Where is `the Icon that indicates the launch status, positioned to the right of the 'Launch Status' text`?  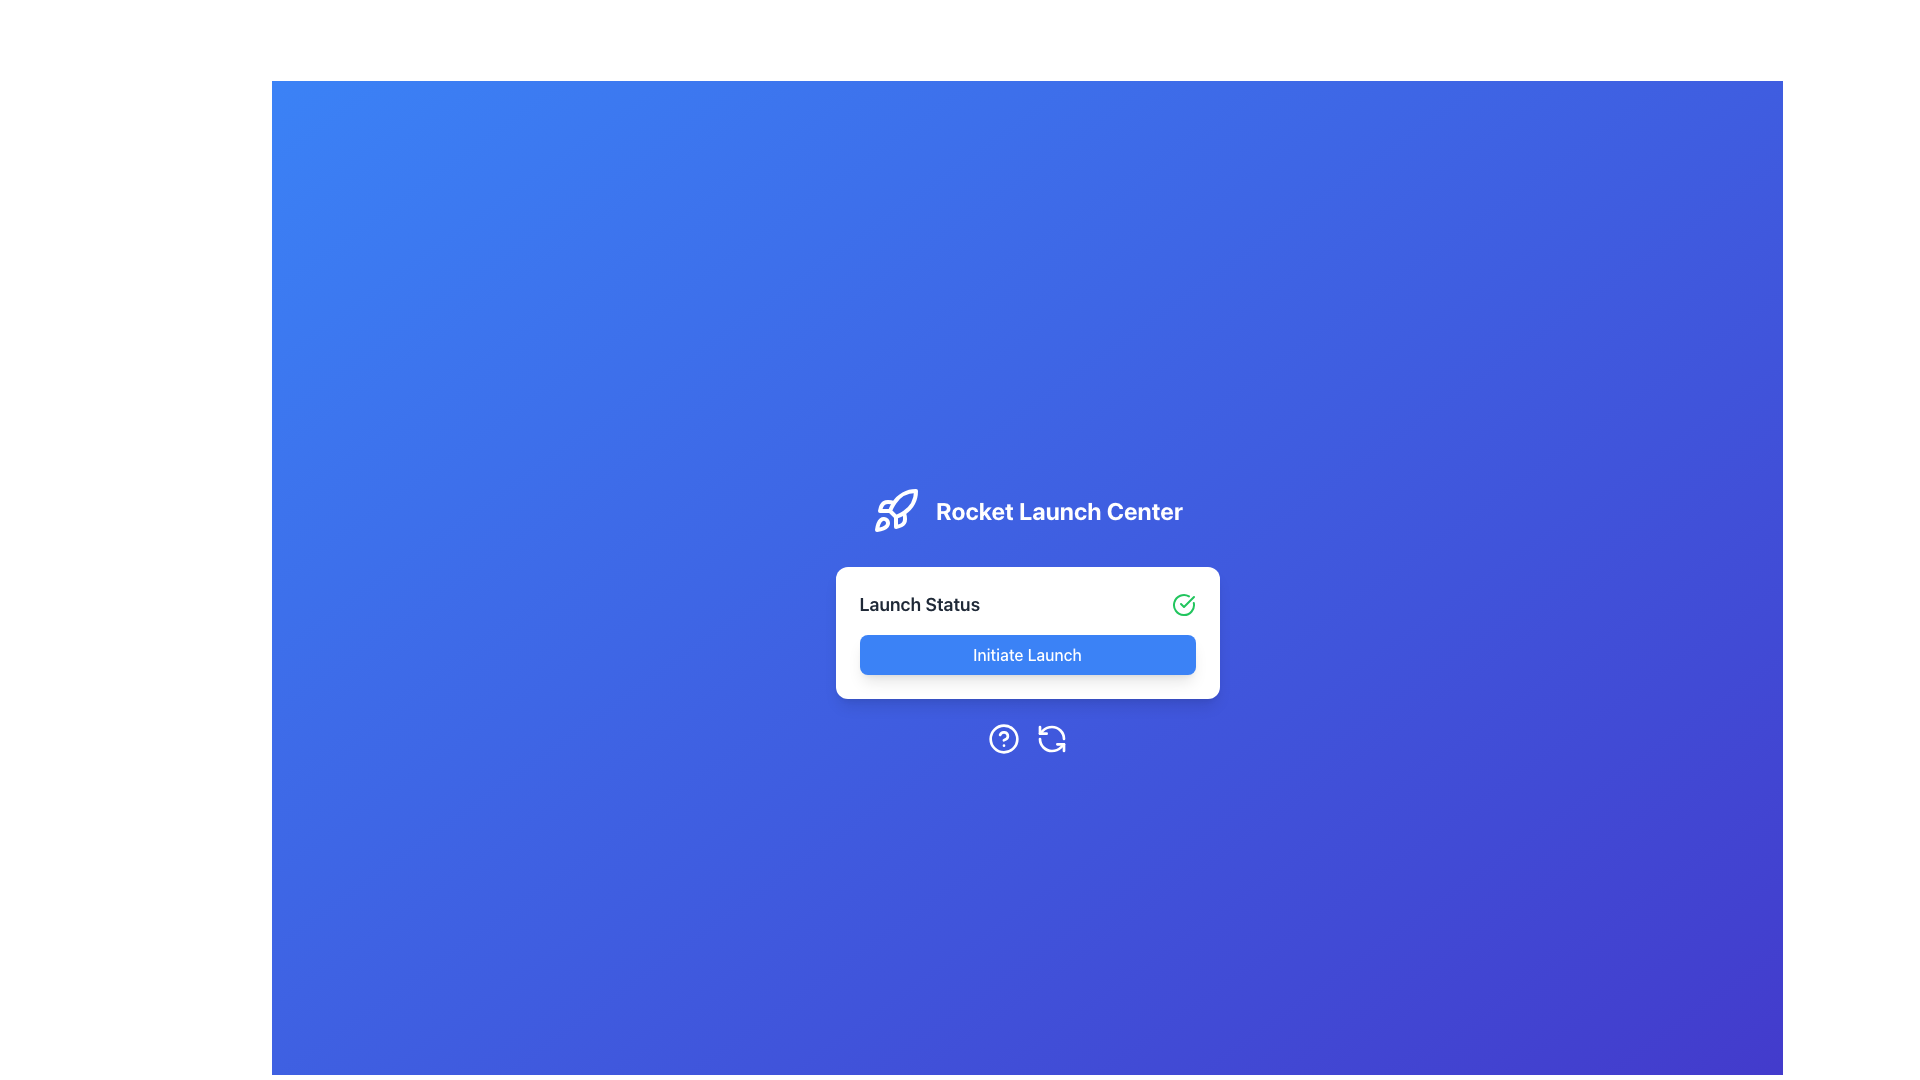
the Icon that indicates the launch status, positioned to the right of the 'Launch Status' text is located at coordinates (1183, 604).